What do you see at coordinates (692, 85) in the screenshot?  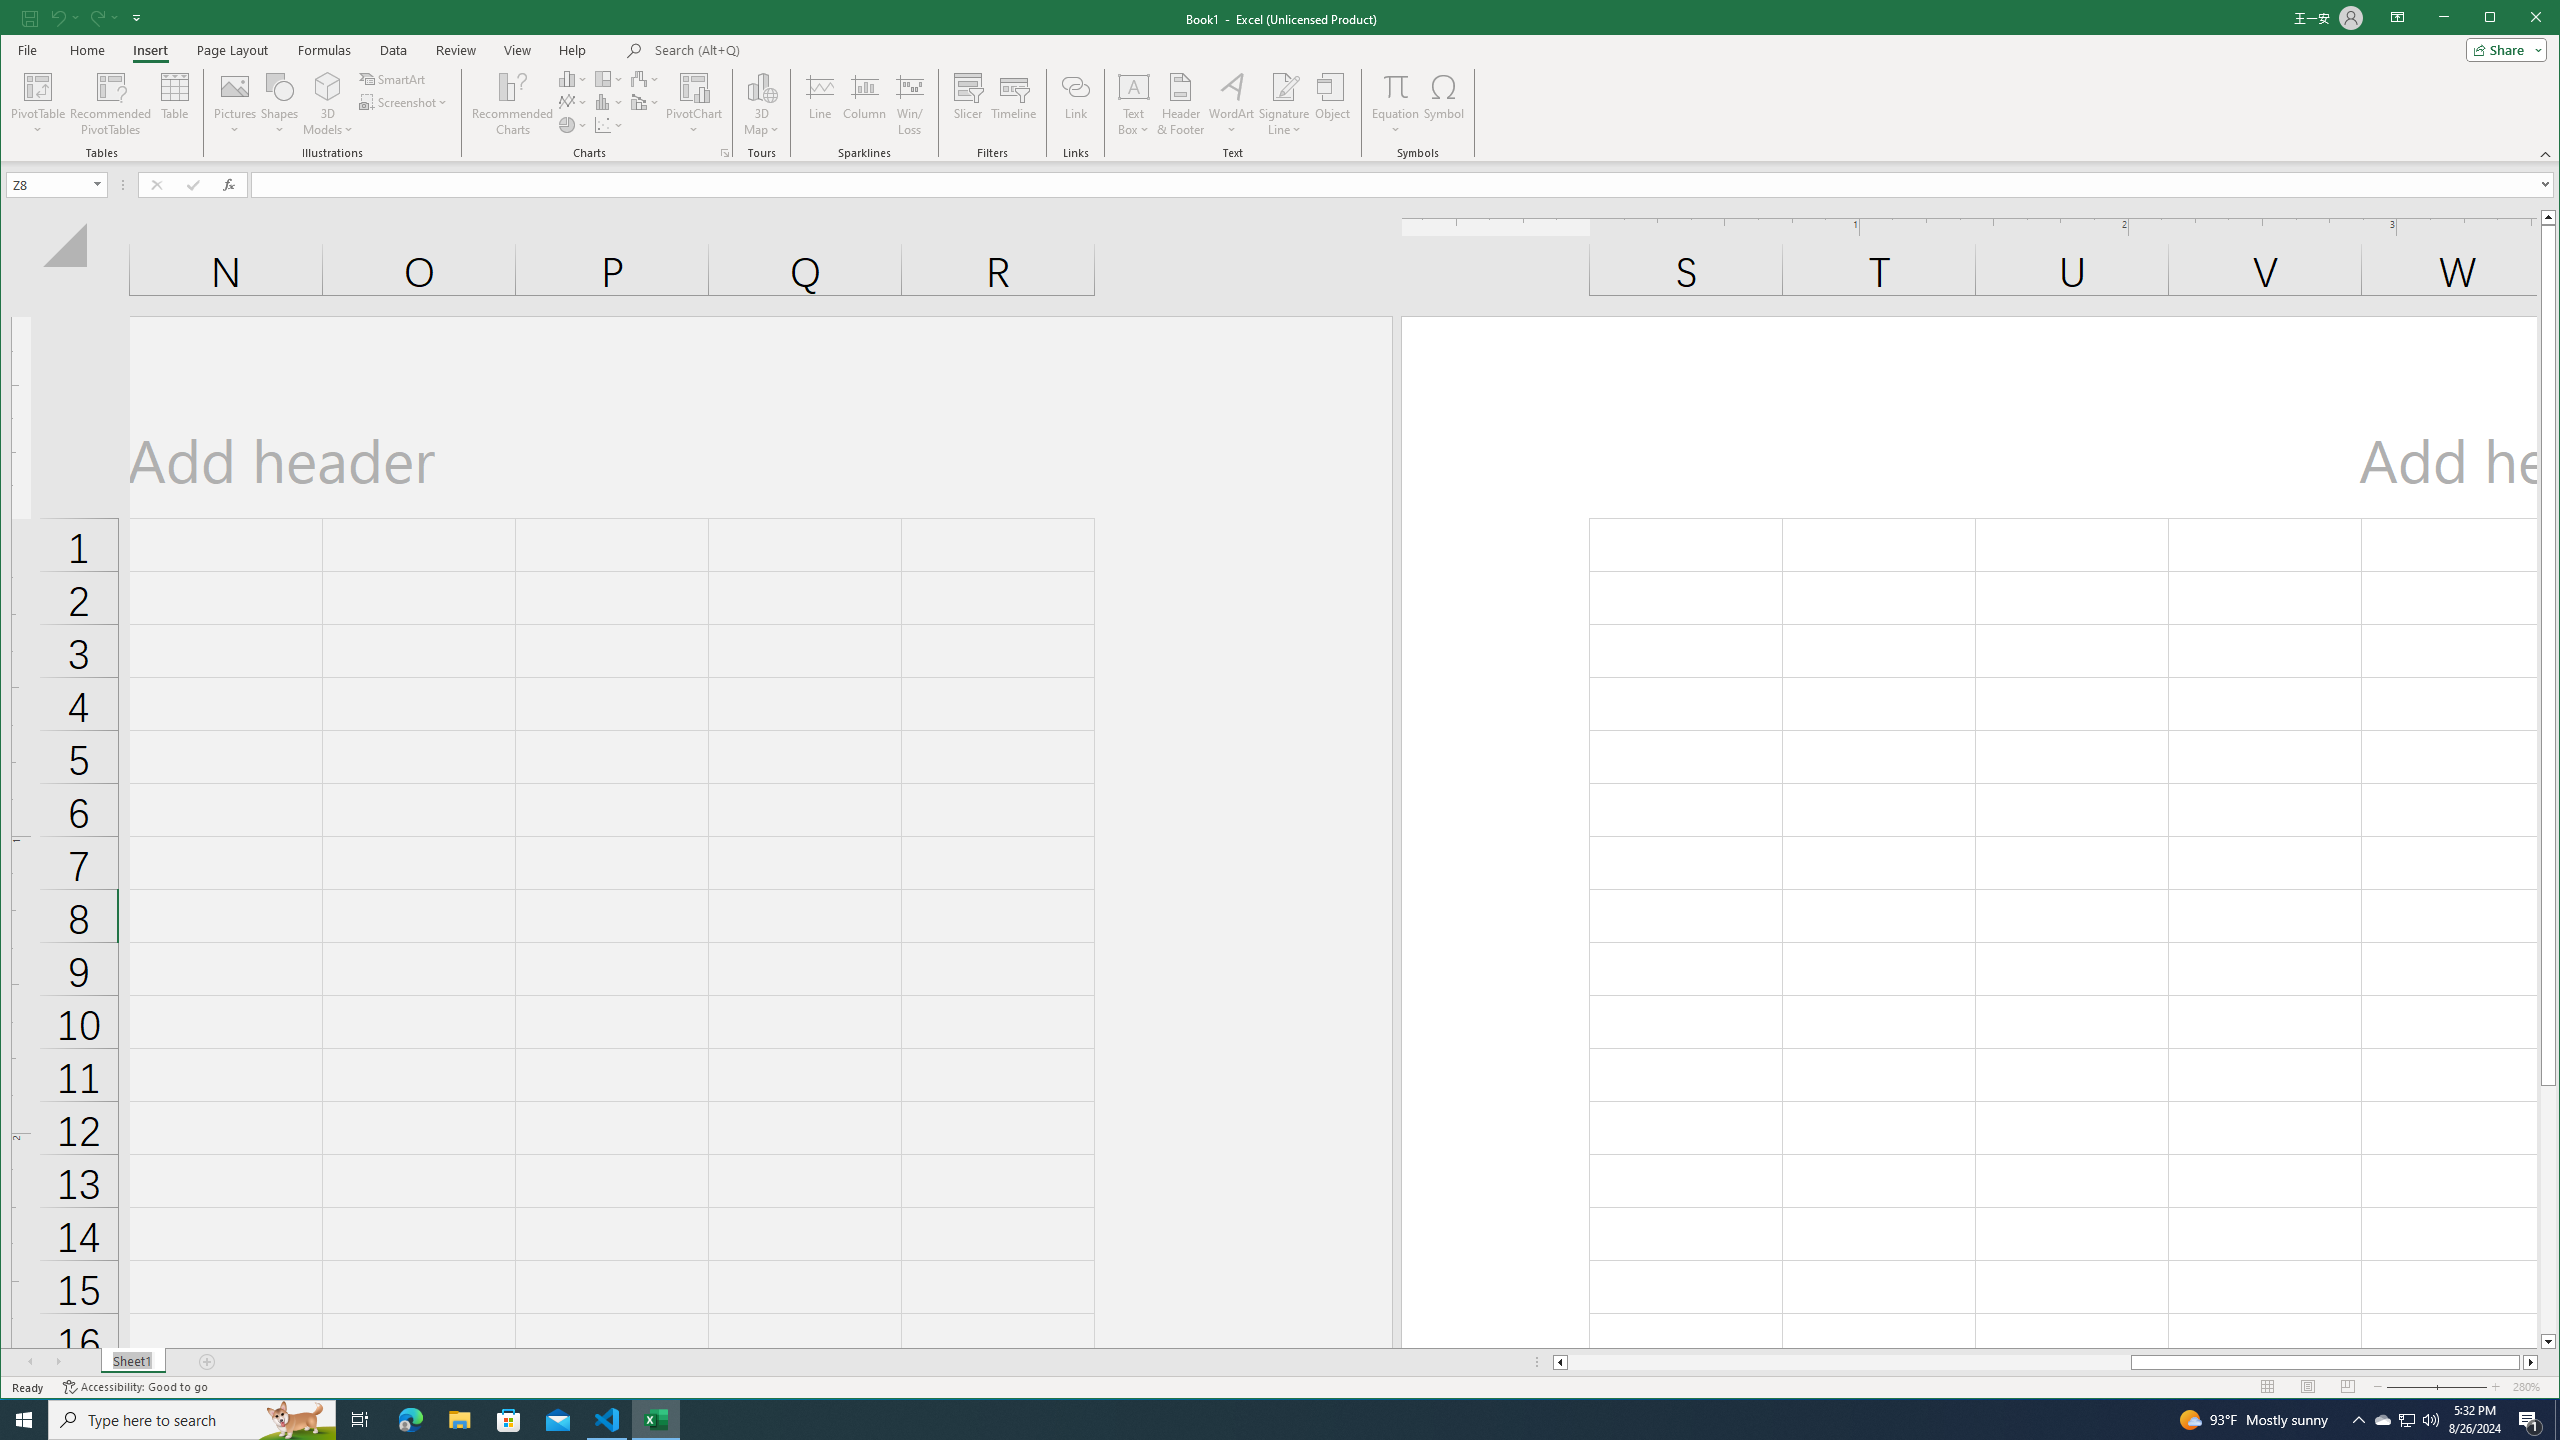 I see `'PivotChart'` at bounding box center [692, 85].